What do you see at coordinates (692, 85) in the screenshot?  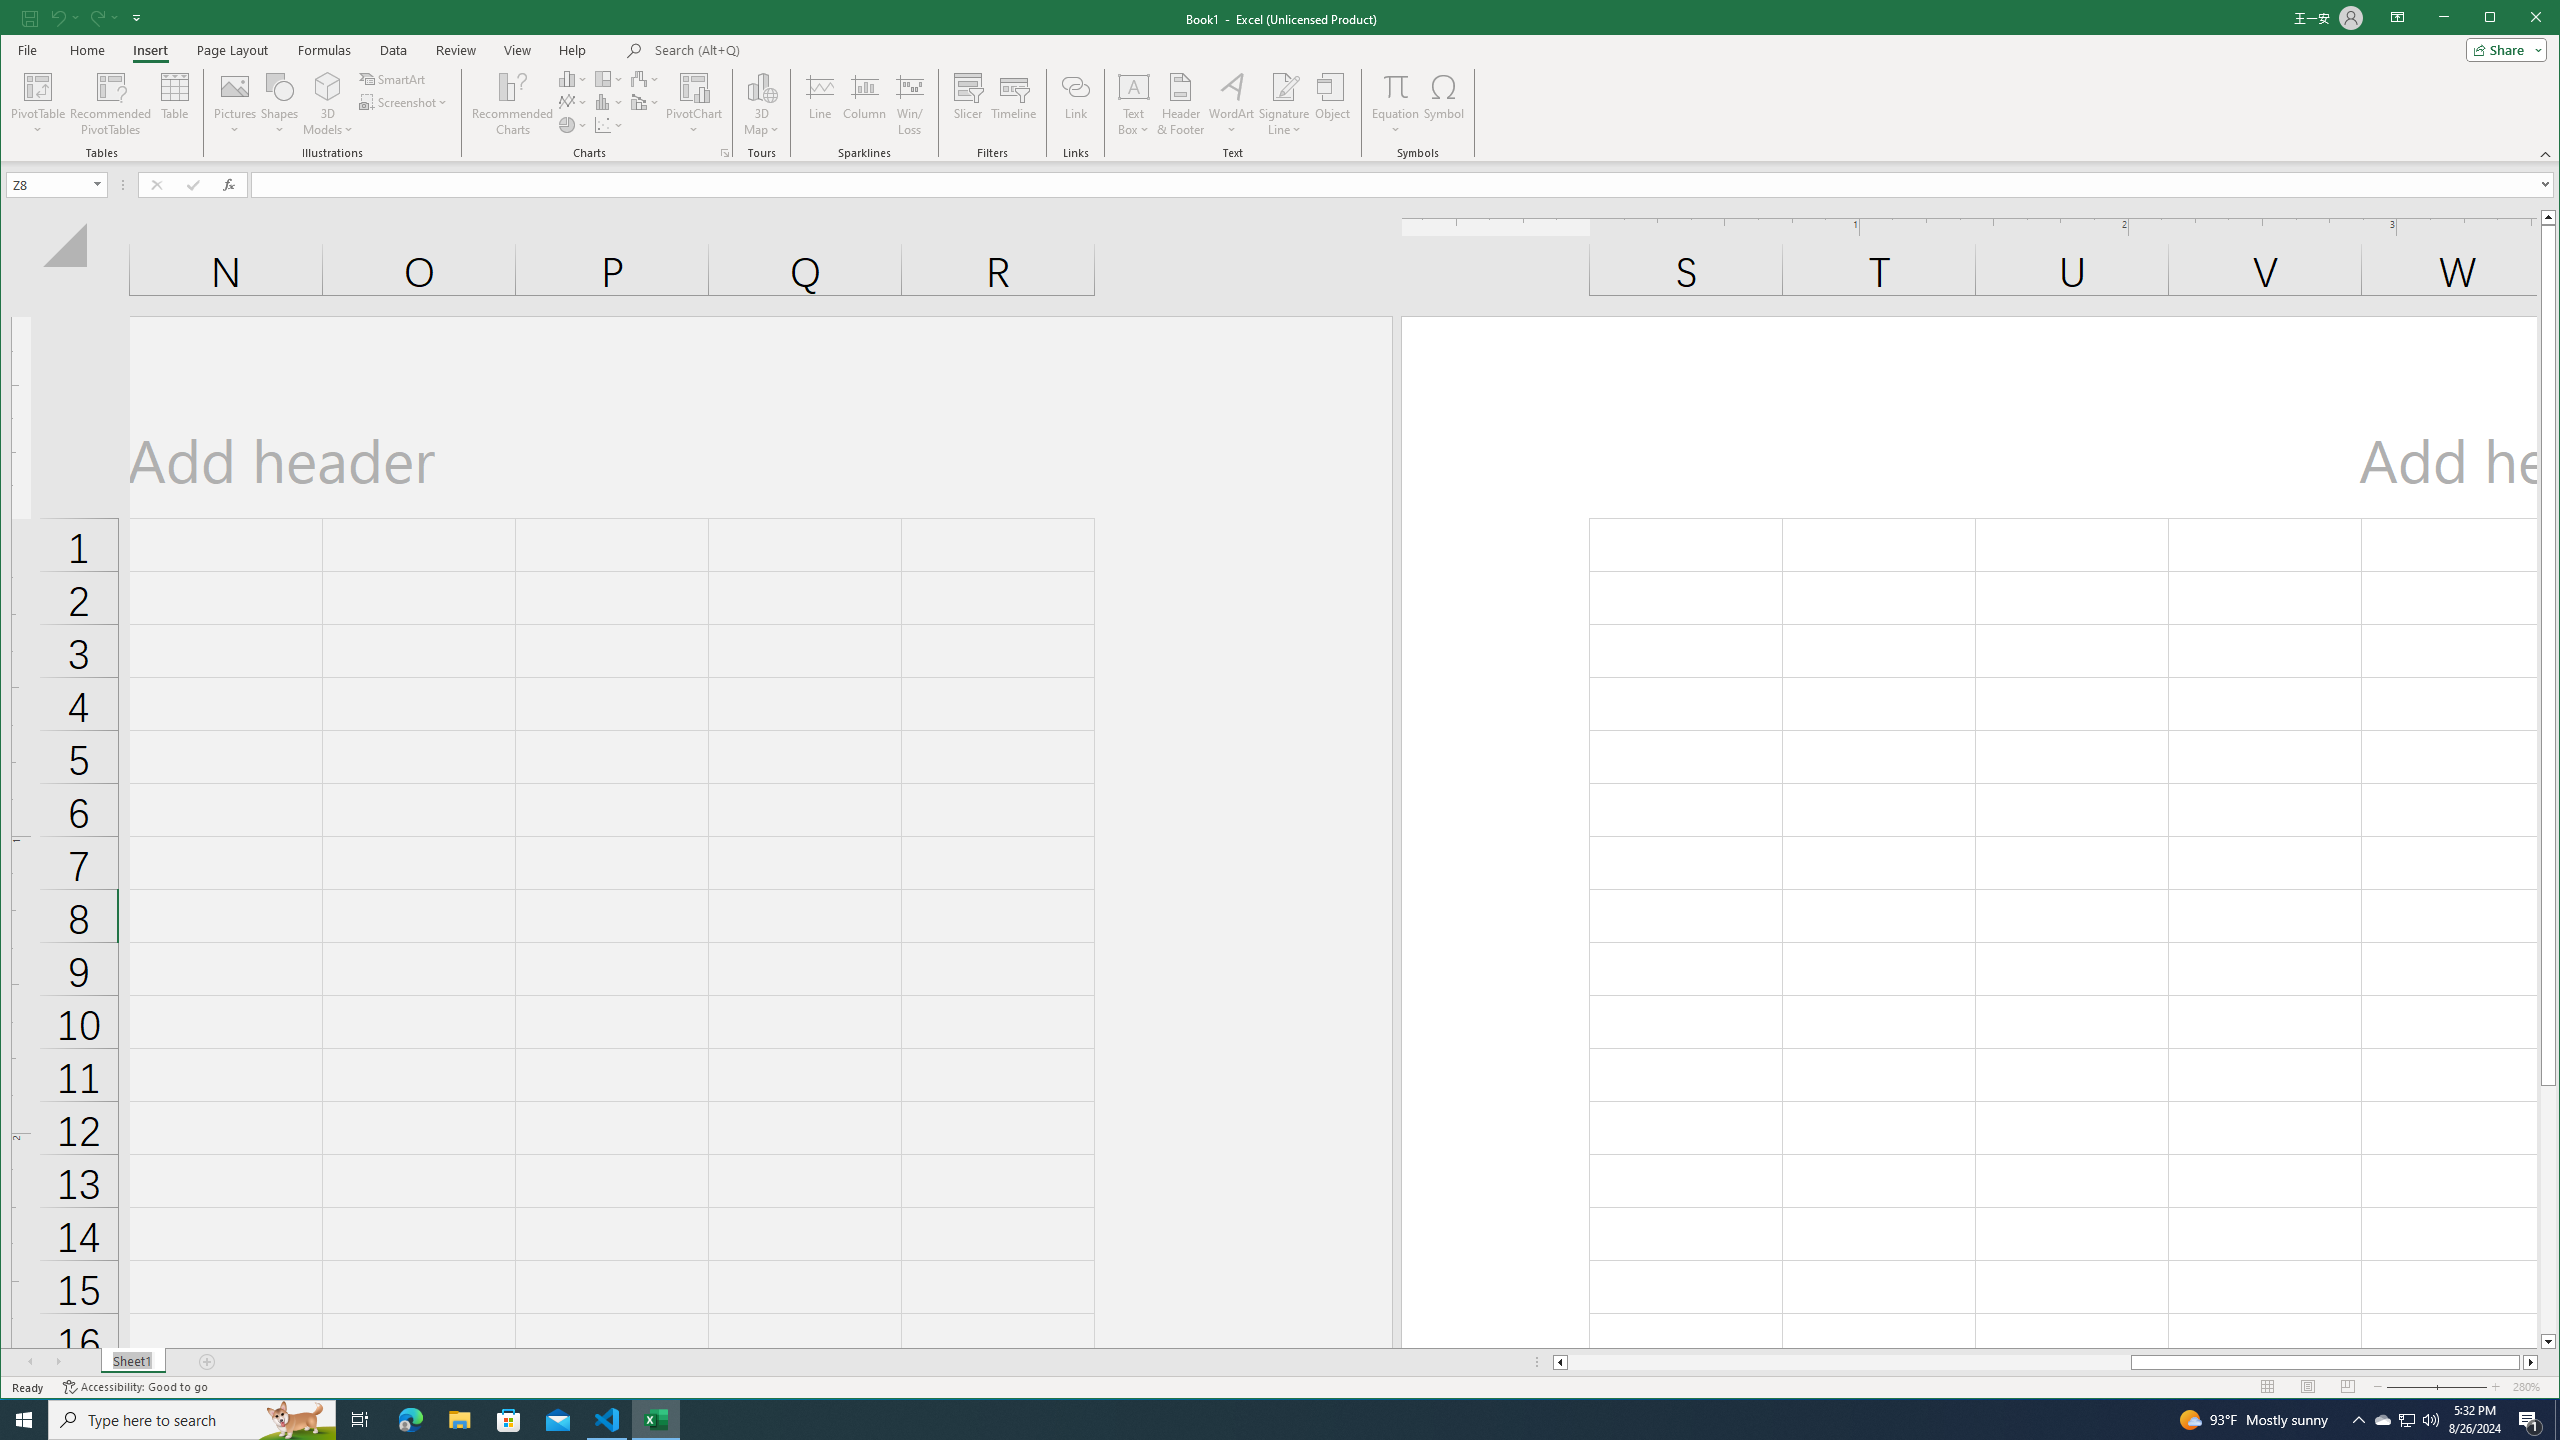 I see `'PivotChart'` at bounding box center [692, 85].